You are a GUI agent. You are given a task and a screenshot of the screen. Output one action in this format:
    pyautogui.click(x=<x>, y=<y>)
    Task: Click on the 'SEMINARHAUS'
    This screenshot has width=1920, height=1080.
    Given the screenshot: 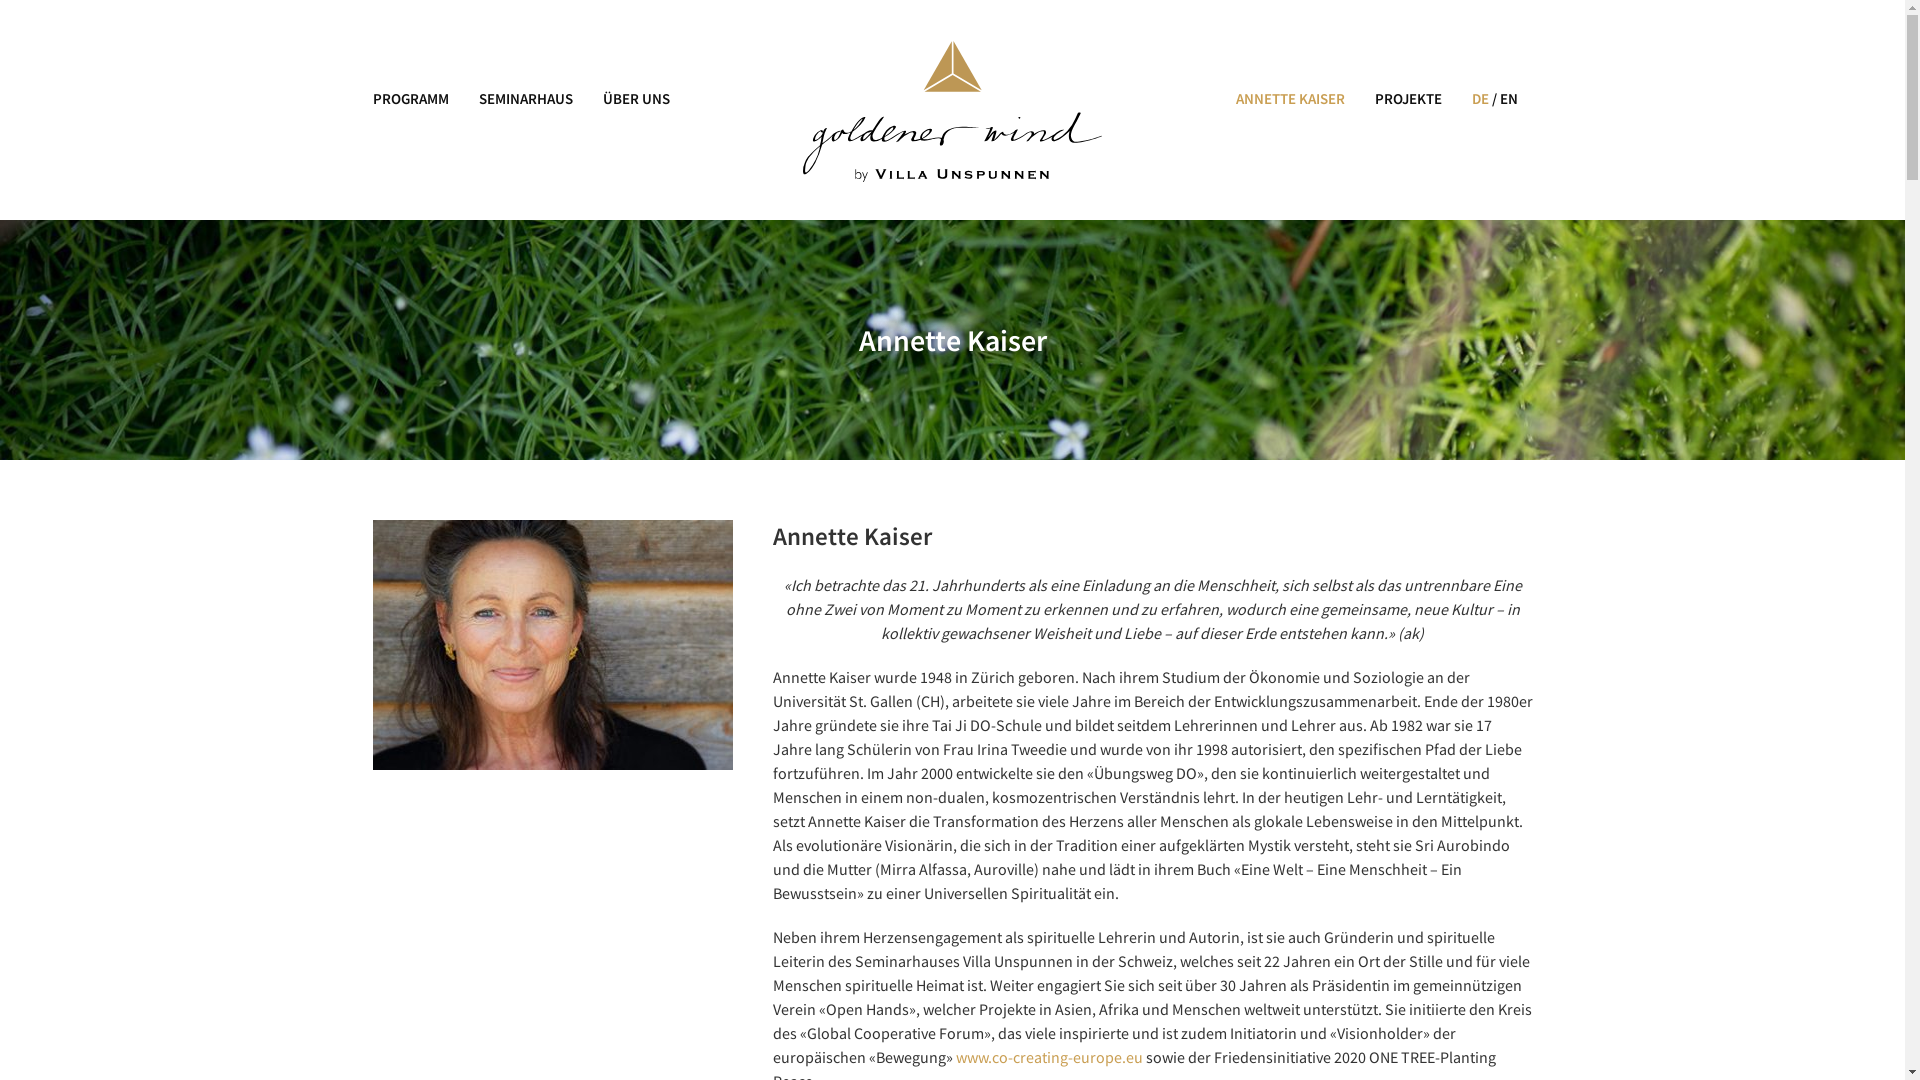 What is the action you would take?
    pyautogui.click(x=526, y=99)
    